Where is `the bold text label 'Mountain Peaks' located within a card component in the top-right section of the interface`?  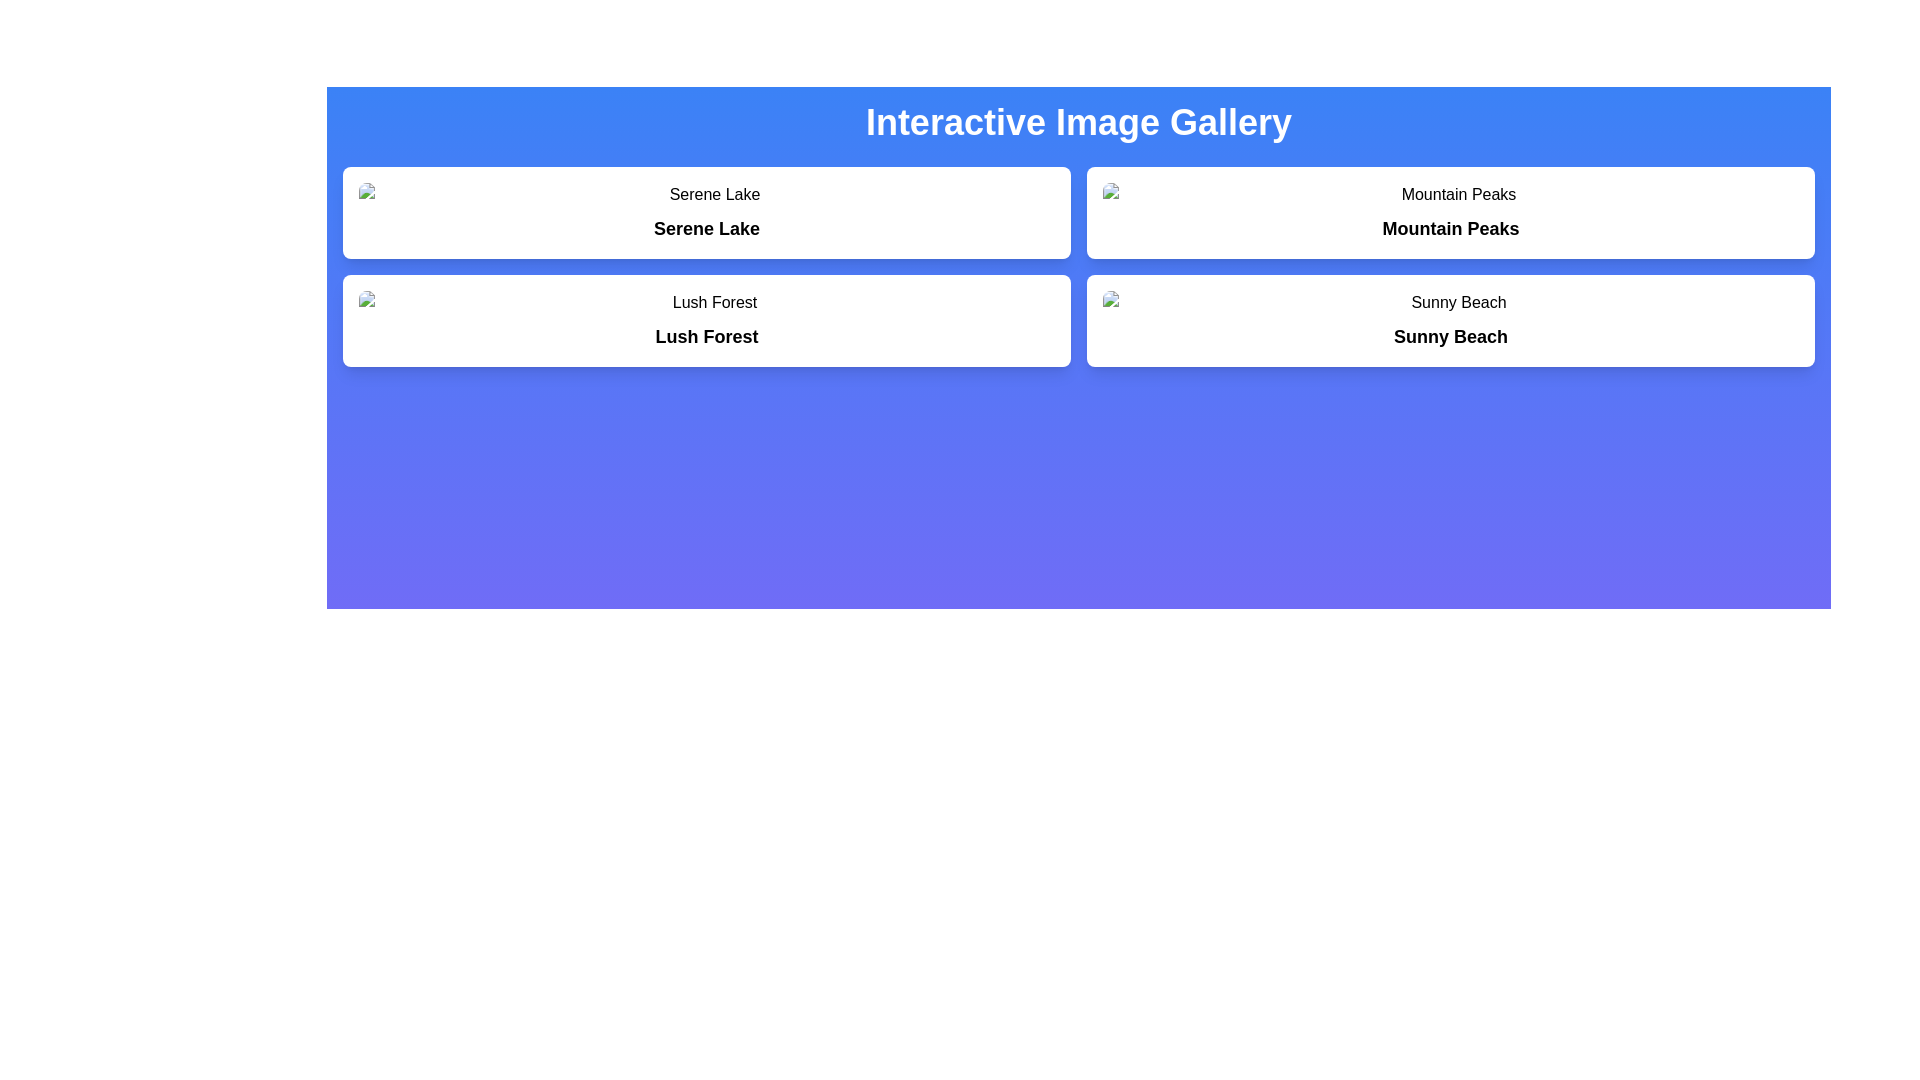
the bold text label 'Mountain Peaks' located within a card component in the top-right section of the interface is located at coordinates (1450, 227).